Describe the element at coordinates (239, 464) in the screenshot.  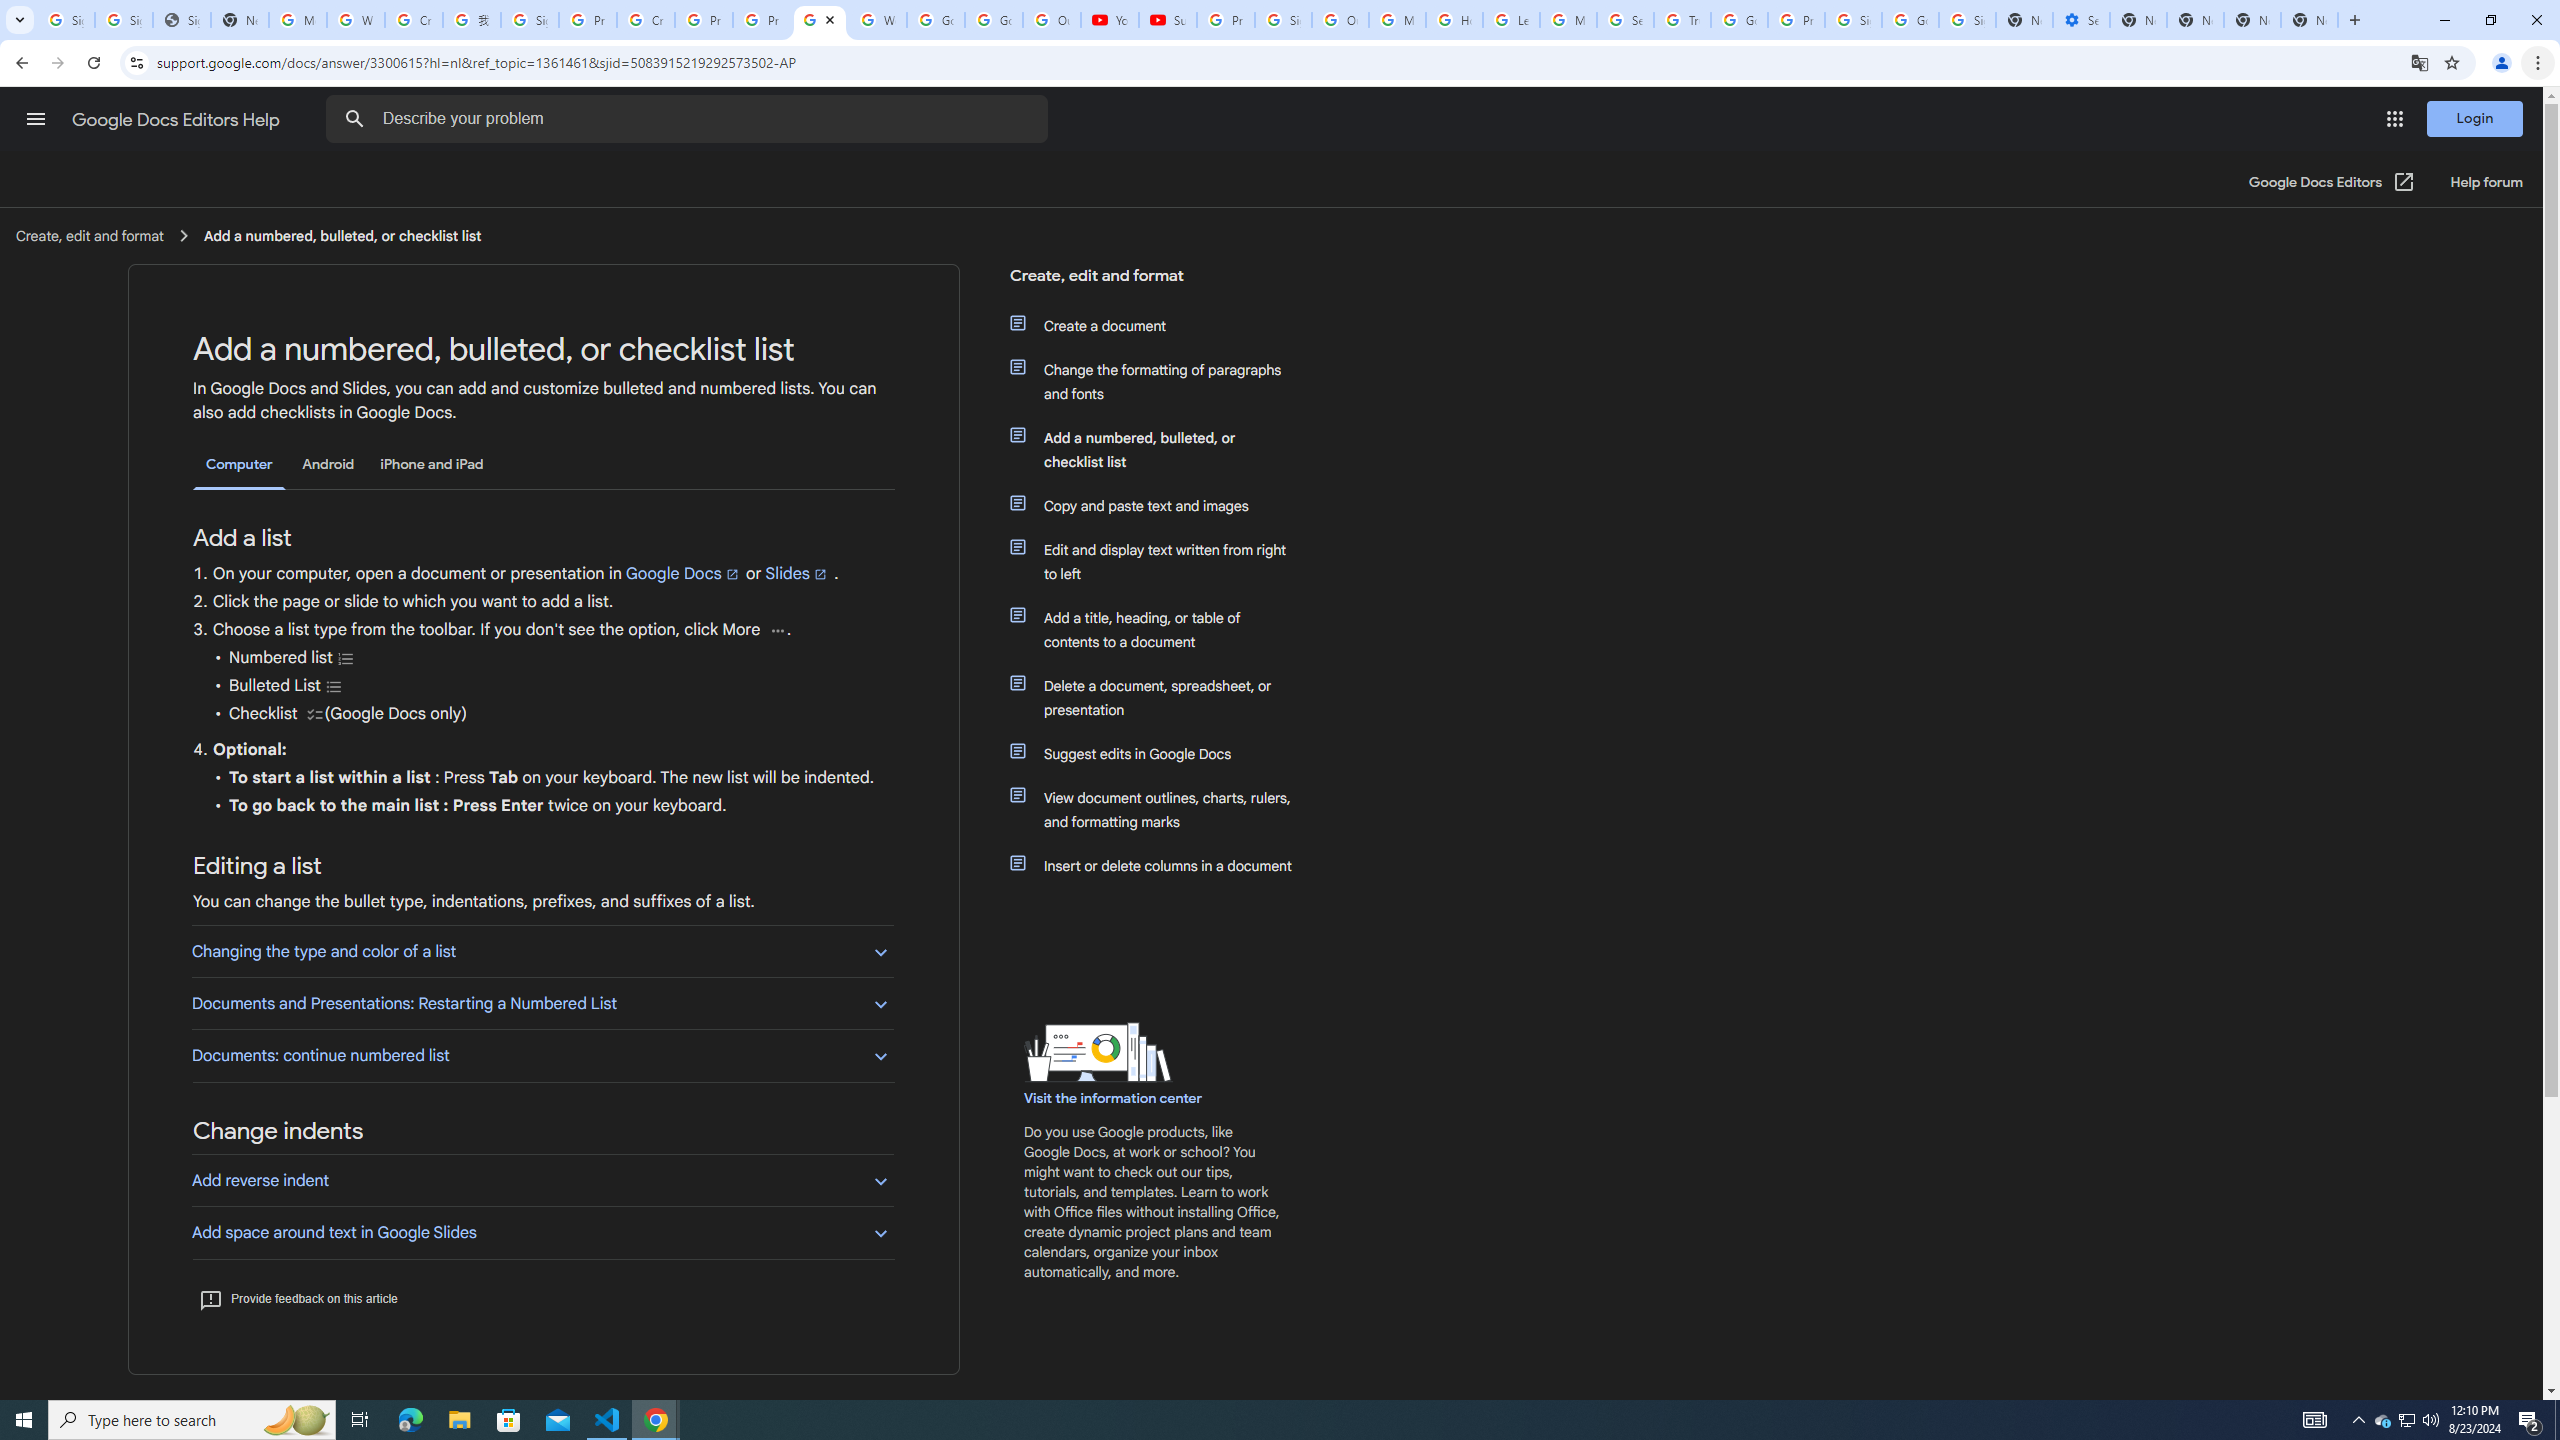
I see `'Computer'` at that location.